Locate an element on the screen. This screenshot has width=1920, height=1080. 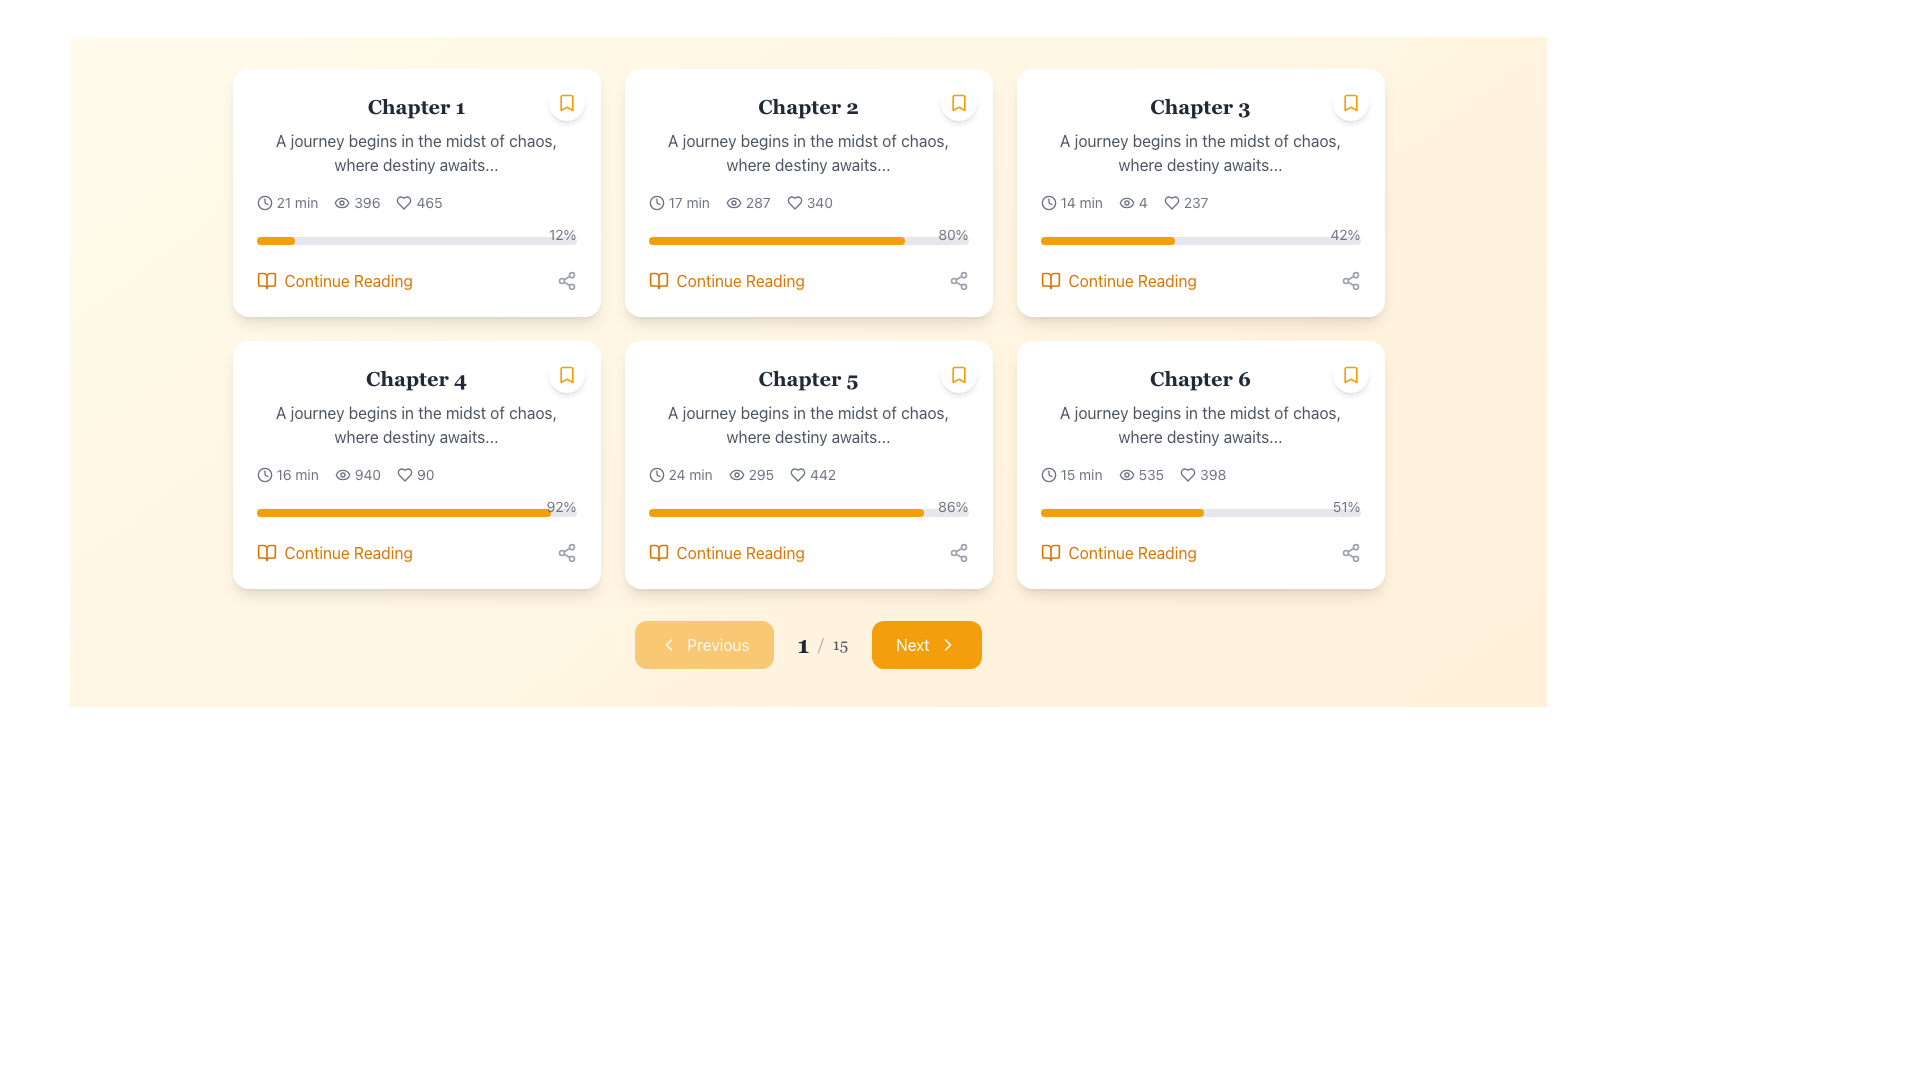
the 'Continue Reading' button located at the bottom middle of the 'Chapter 2' card using keyboard navigation is located at coordinates (739, 281).